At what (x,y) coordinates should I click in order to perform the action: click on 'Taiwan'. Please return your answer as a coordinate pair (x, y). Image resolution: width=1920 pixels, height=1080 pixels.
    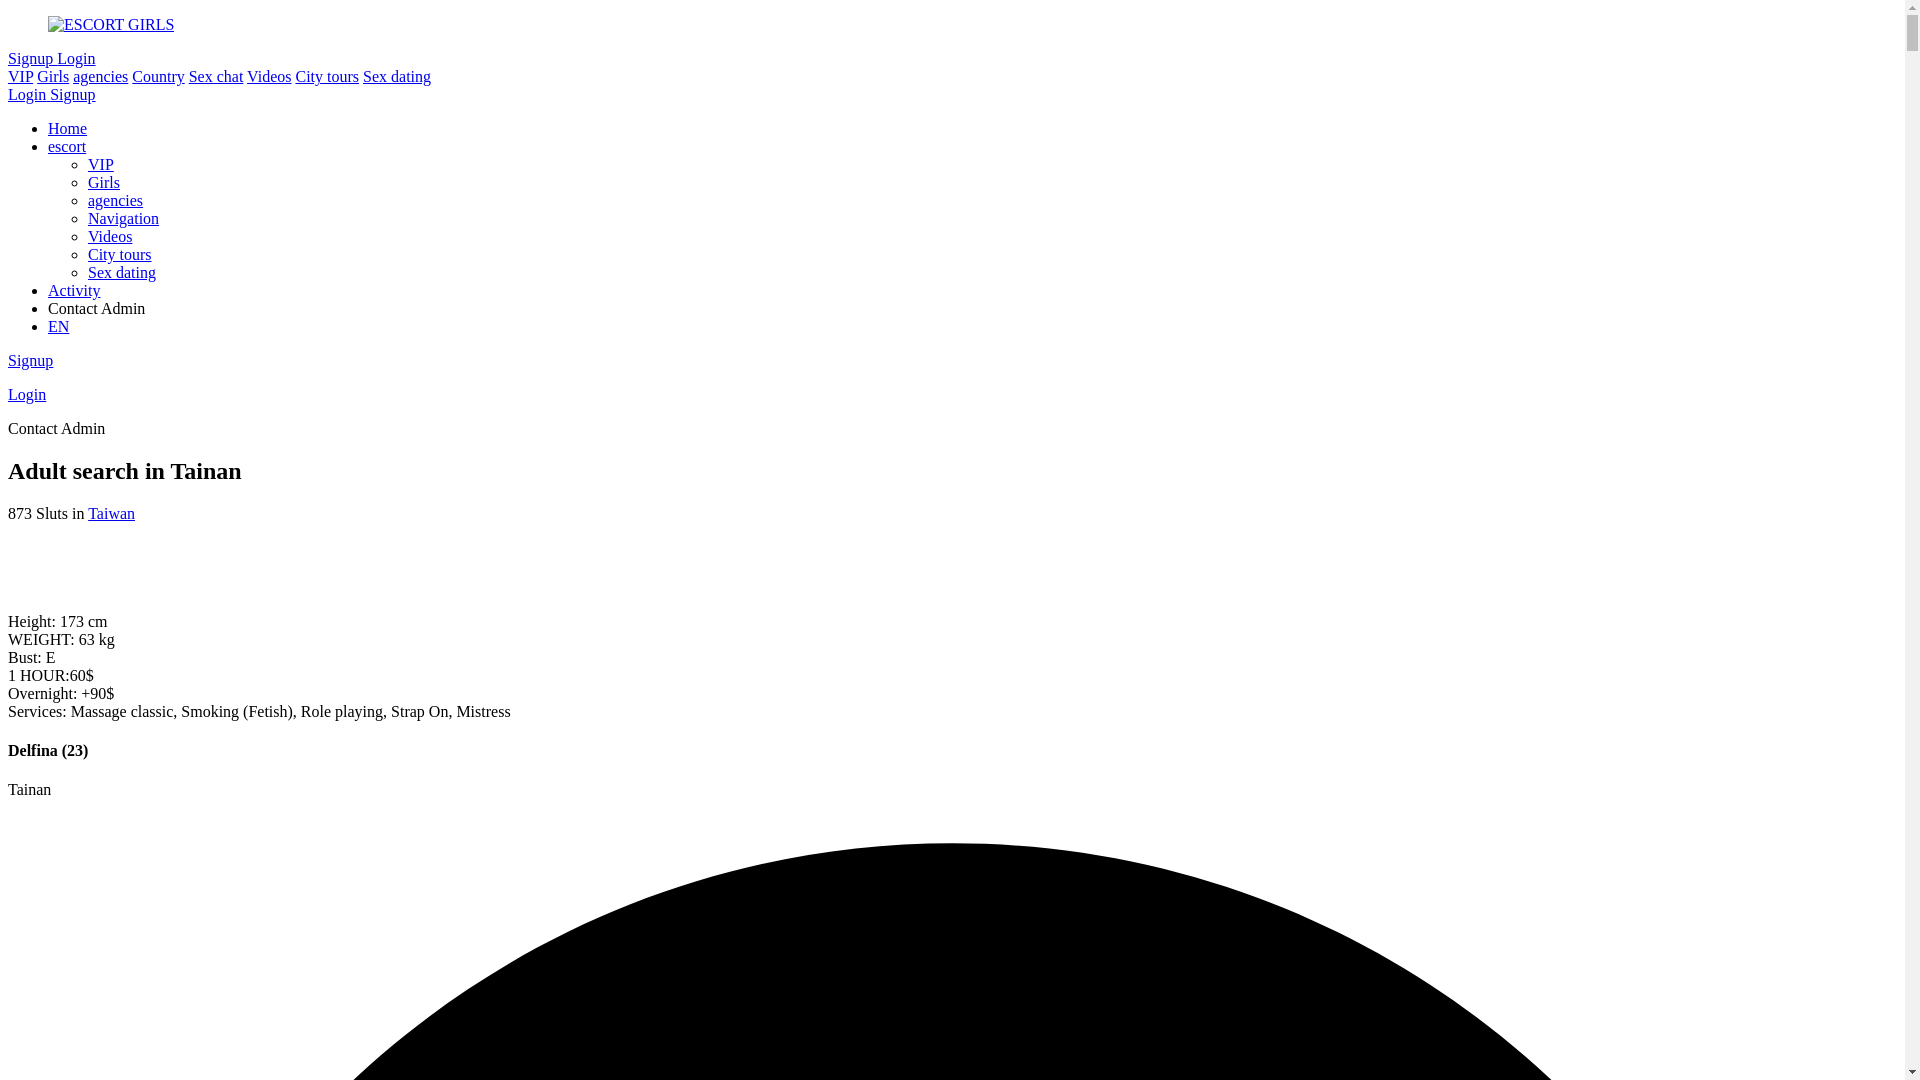
    Looking at the image, I should click on (110, 512).